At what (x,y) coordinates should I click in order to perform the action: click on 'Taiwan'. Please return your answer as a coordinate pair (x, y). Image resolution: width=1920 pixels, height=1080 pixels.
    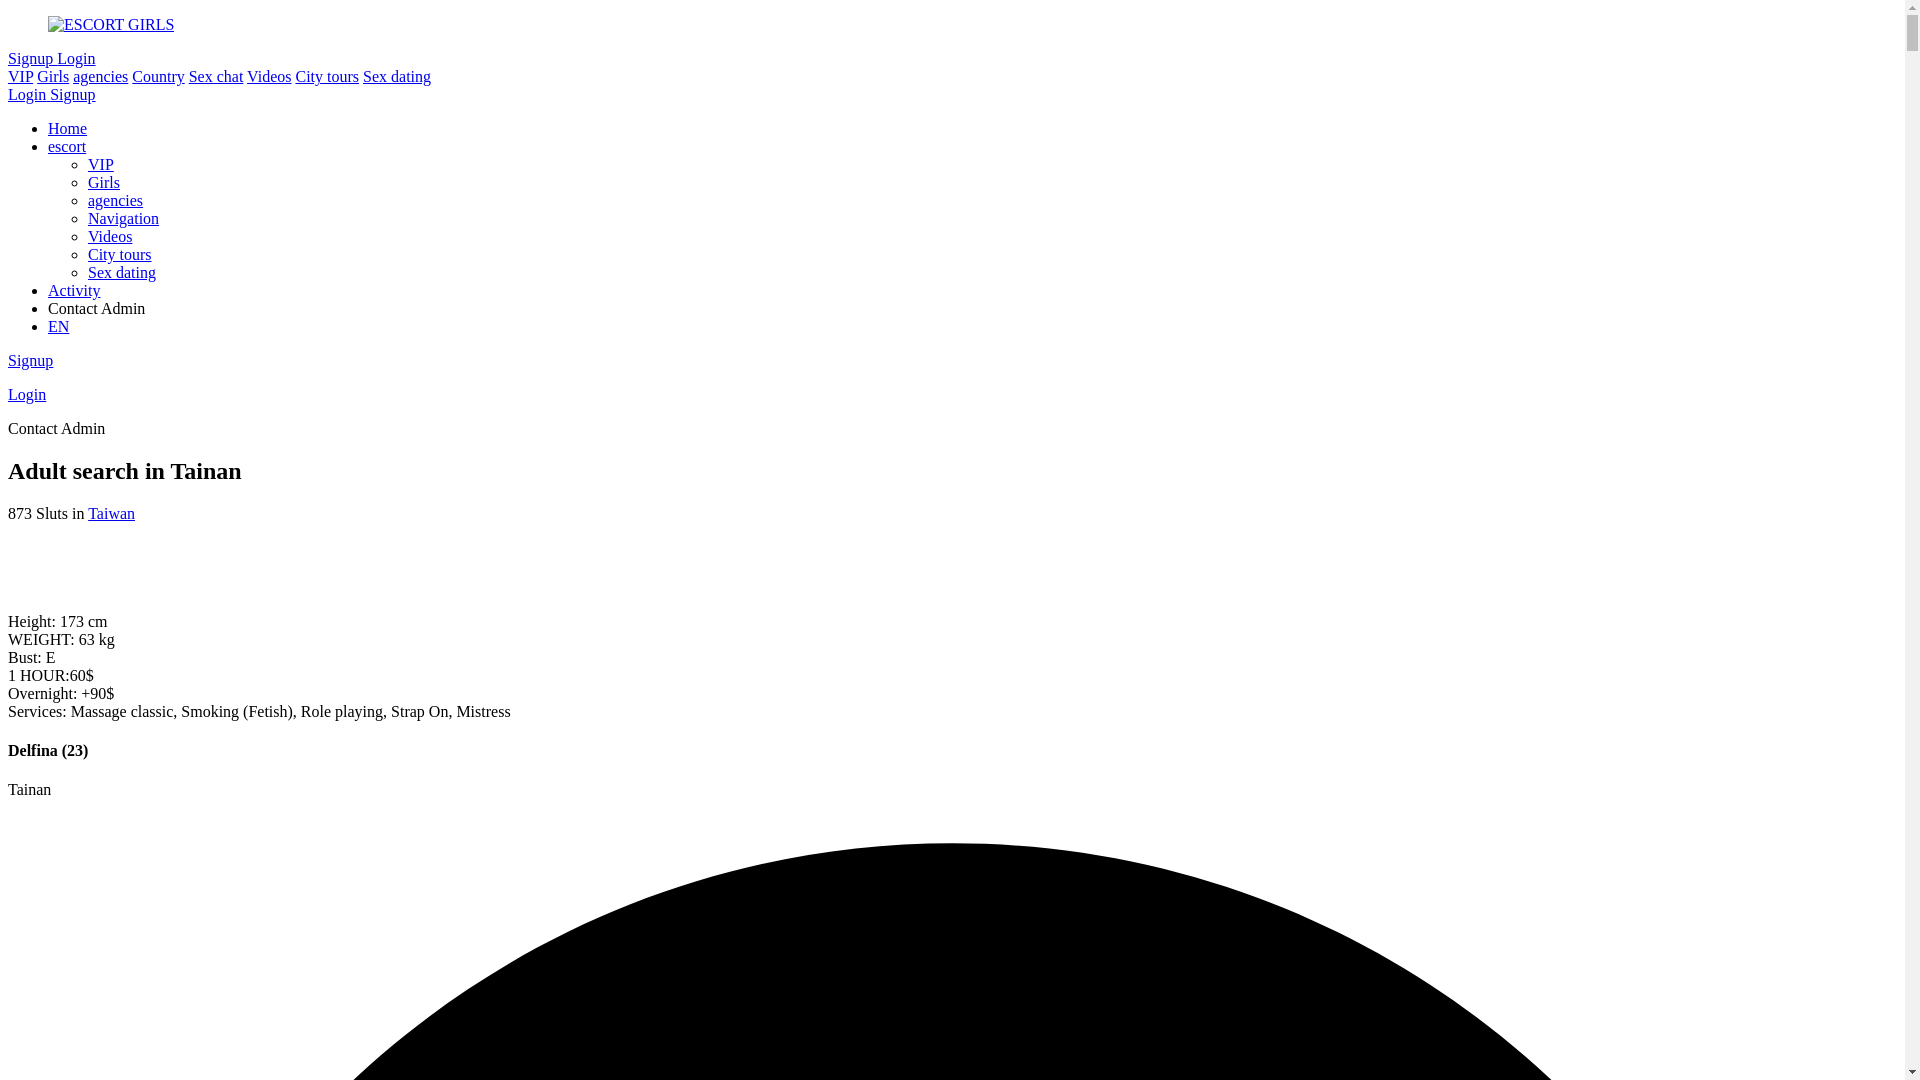
    Looking at the image, I should click on (110, 512).